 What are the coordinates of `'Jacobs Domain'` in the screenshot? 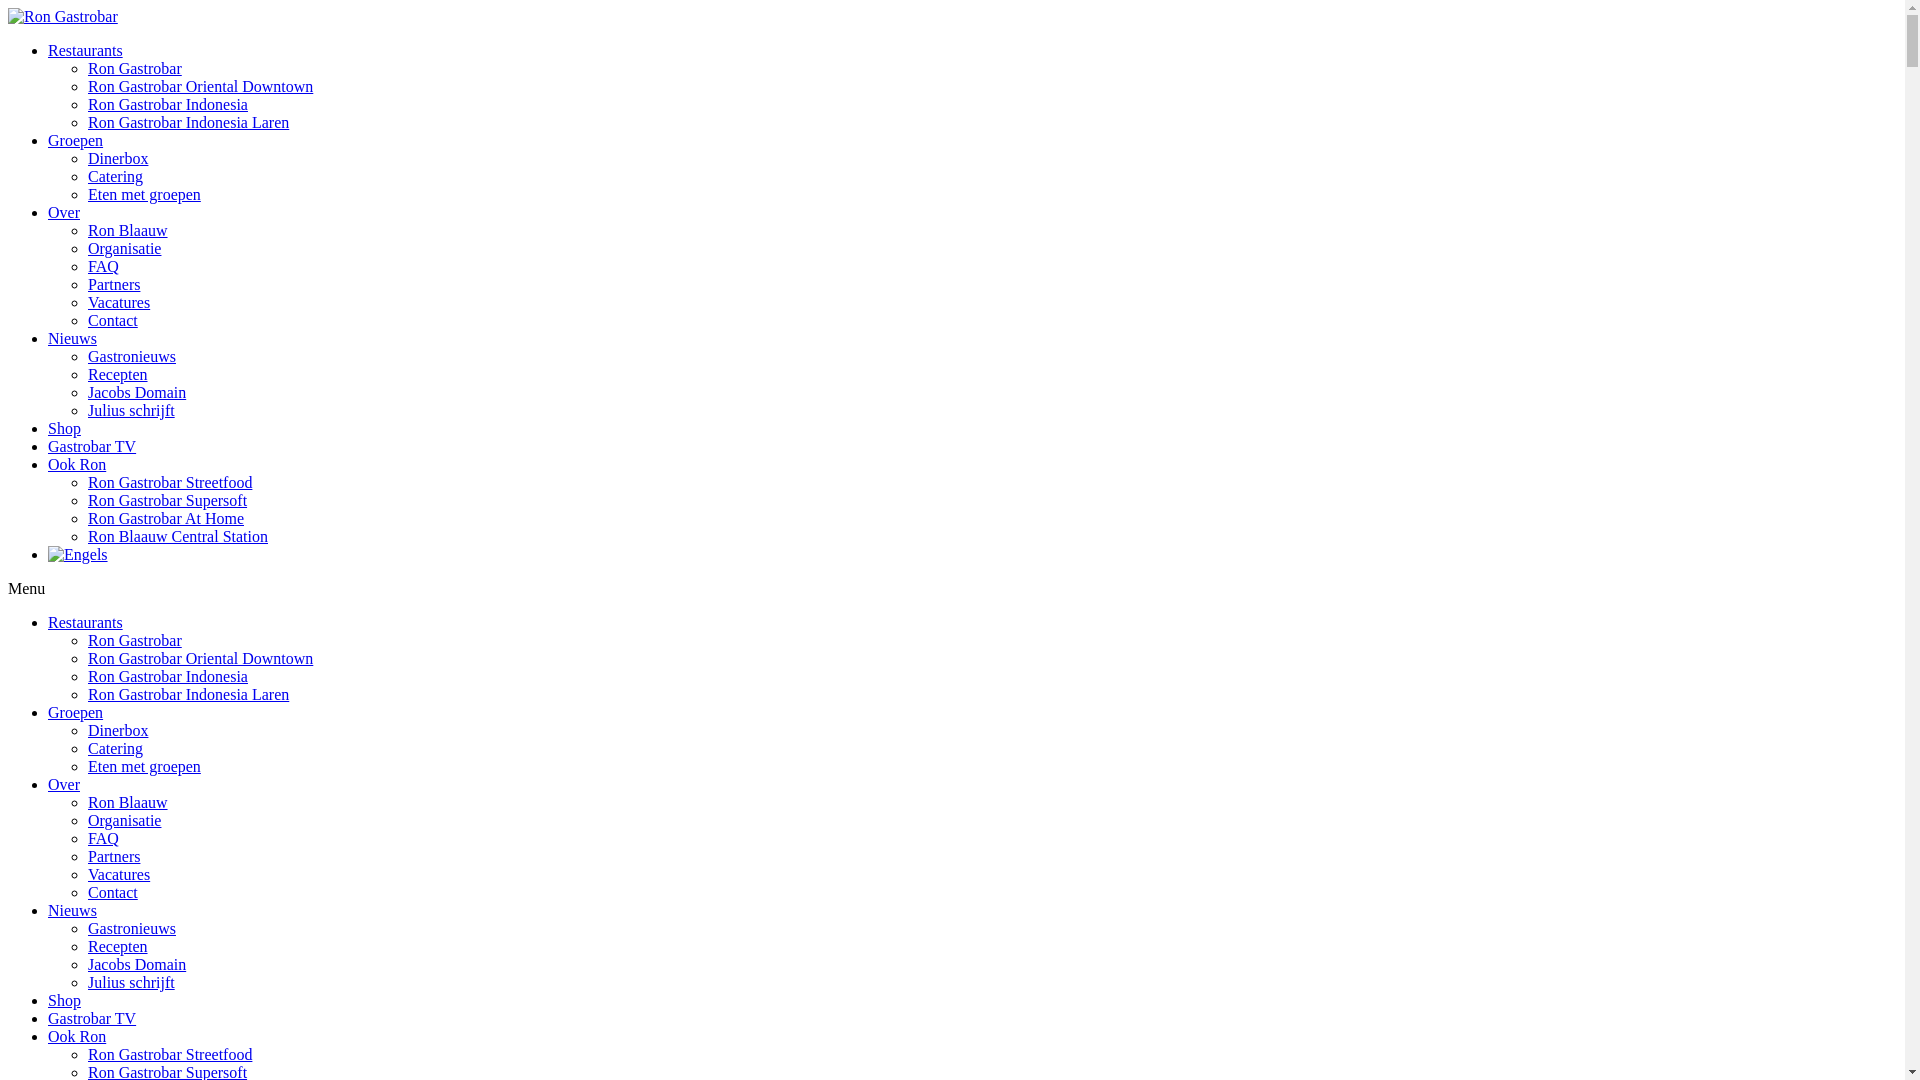 It's located at (86, 963).